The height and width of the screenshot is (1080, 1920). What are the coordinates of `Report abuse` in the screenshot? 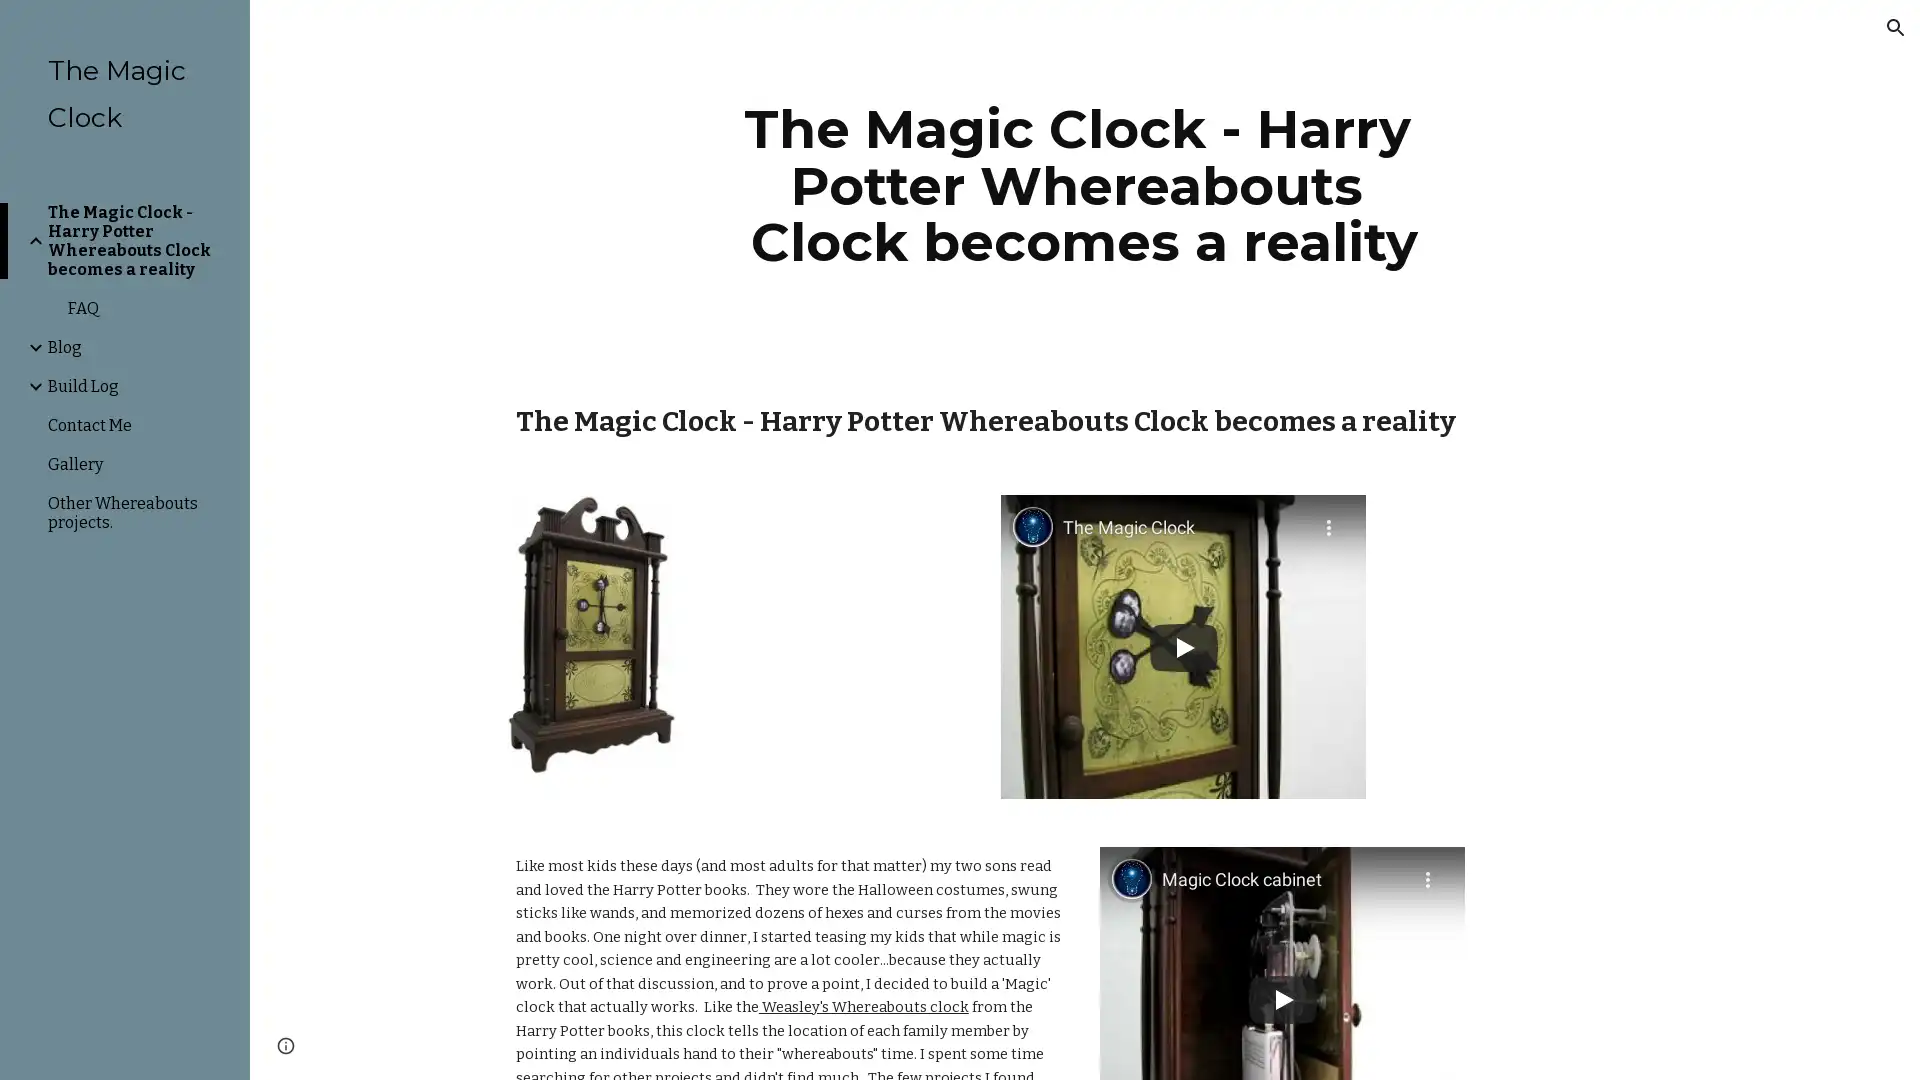 It's located at (491, 1044).